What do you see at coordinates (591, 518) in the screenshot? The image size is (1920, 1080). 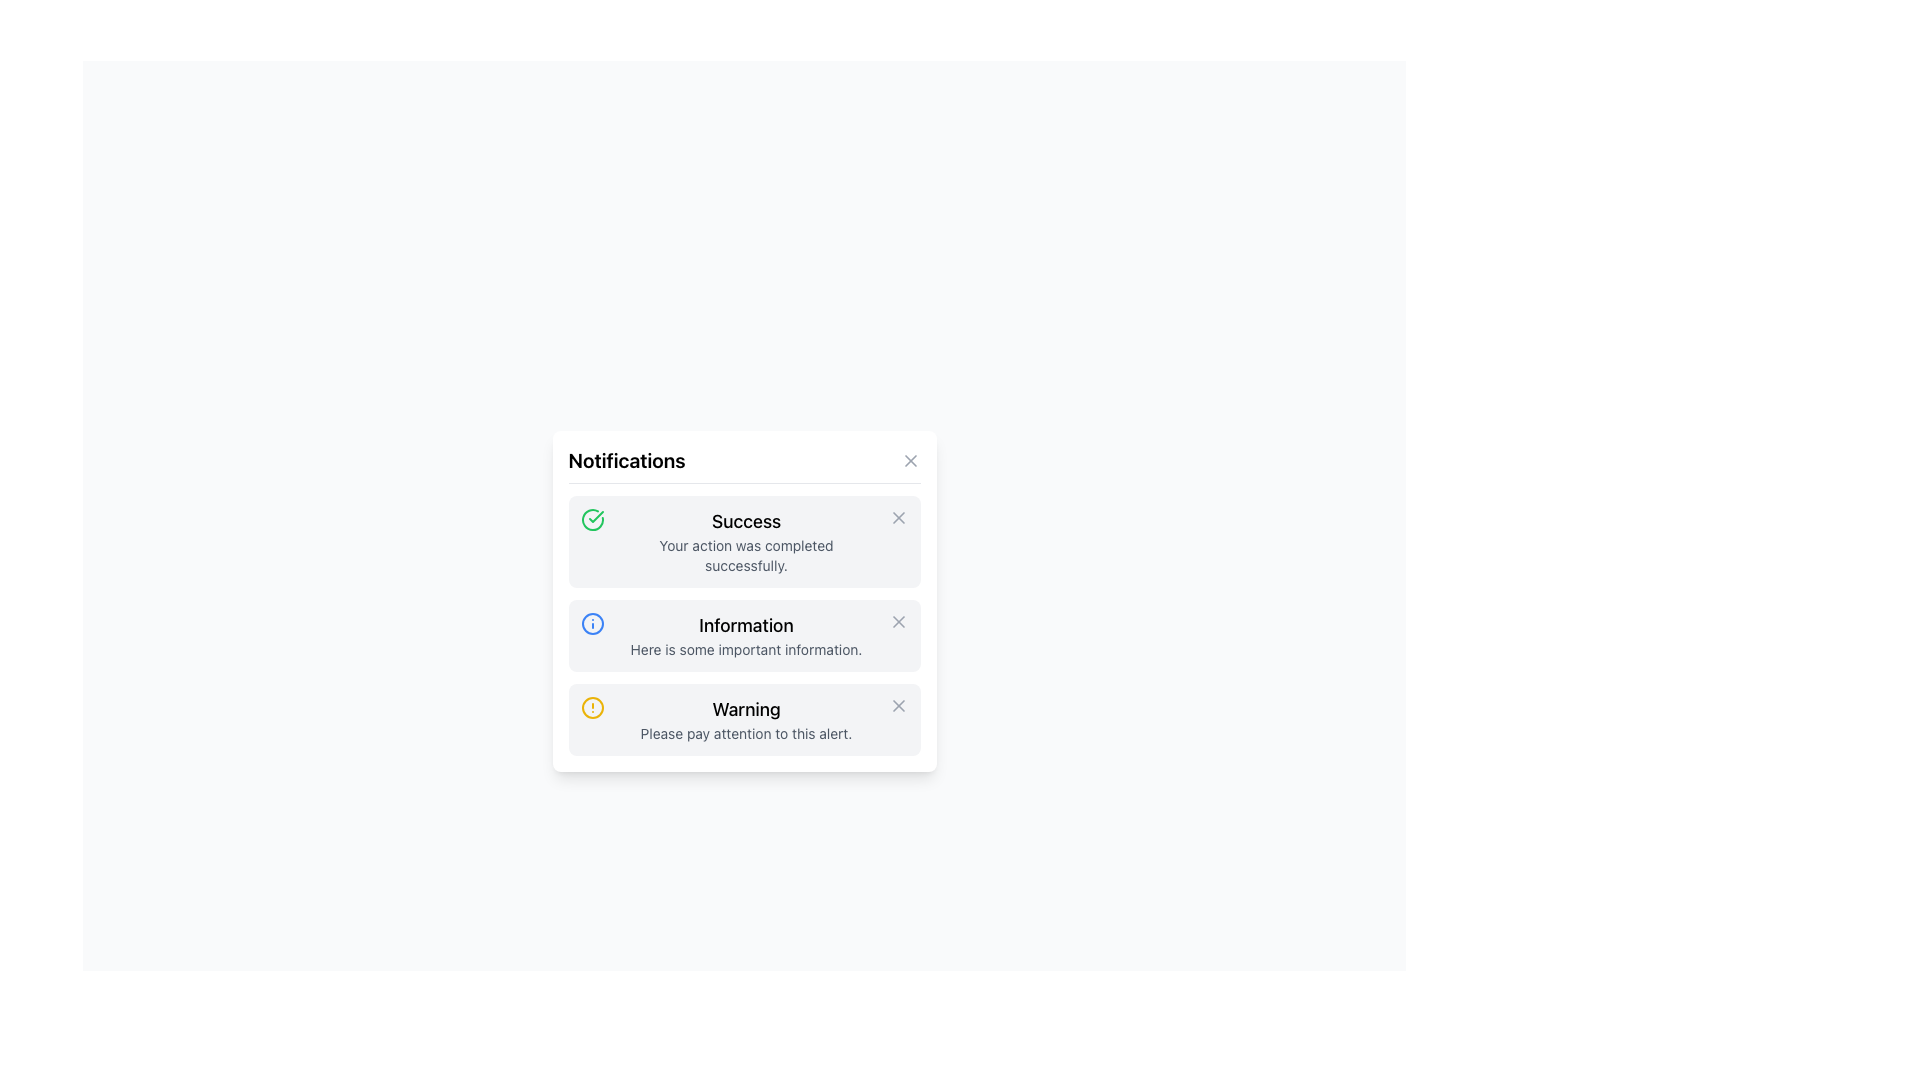 I see `the success icon located at the top left corner of the 'Success' notification card, which indicates a successful action completion` at bounding box center [591, 518].